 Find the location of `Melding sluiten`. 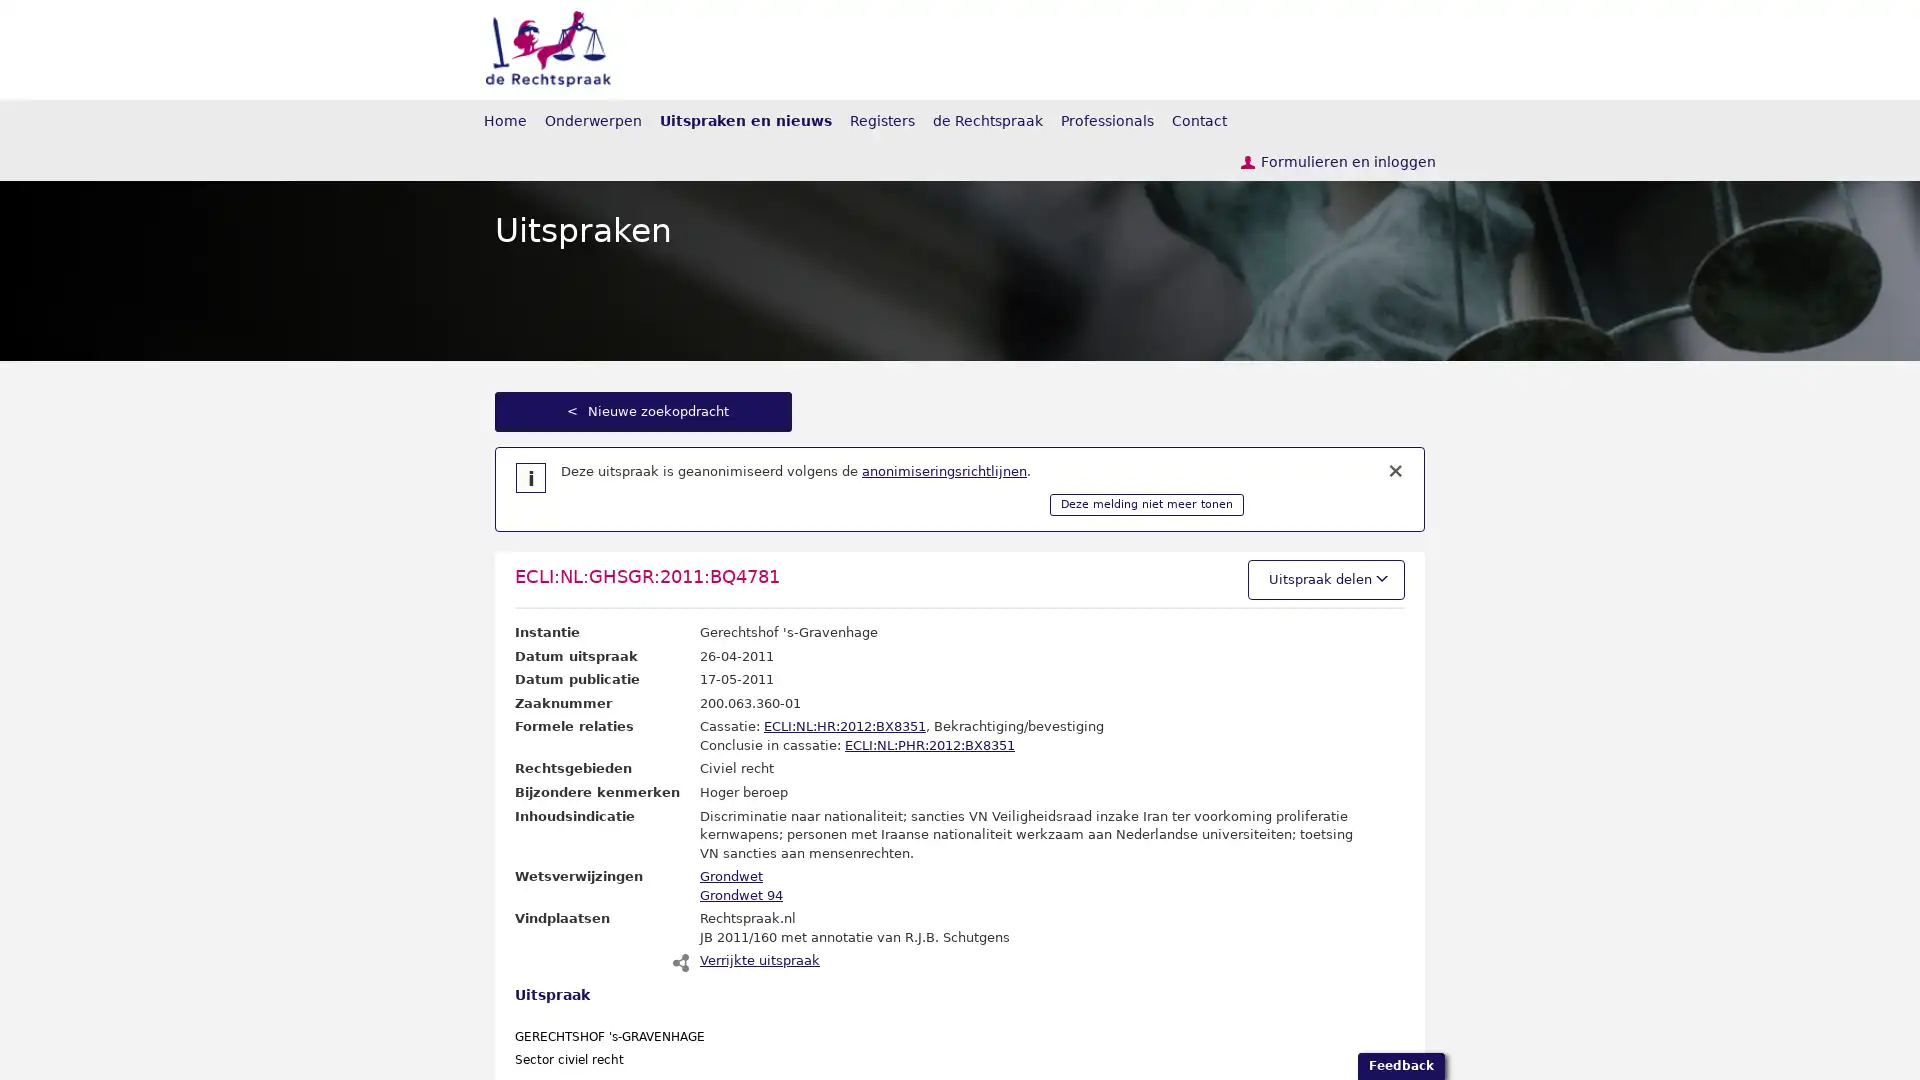

Melding sluiten is located at coordinates (1395, 471).